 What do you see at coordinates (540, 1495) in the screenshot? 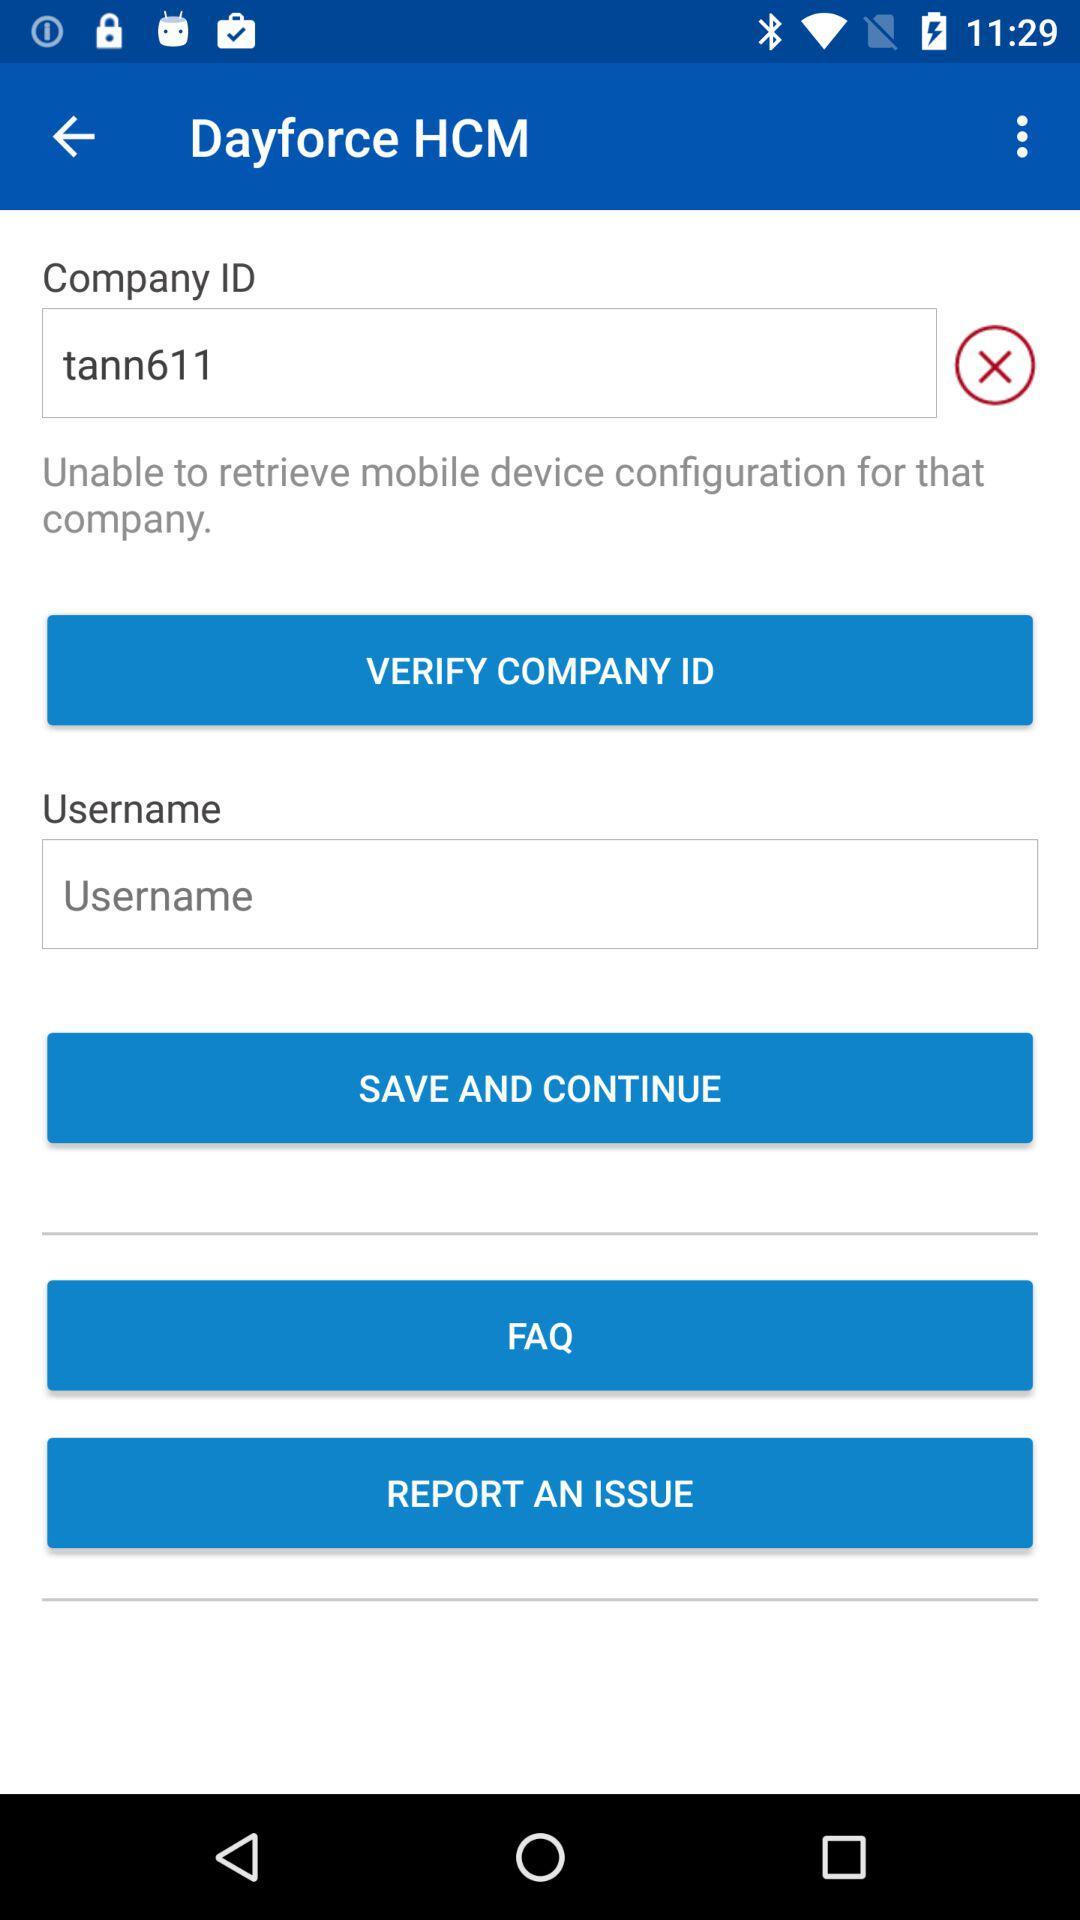
I see `the item below the faq item` at bounding box center [540, 1495].